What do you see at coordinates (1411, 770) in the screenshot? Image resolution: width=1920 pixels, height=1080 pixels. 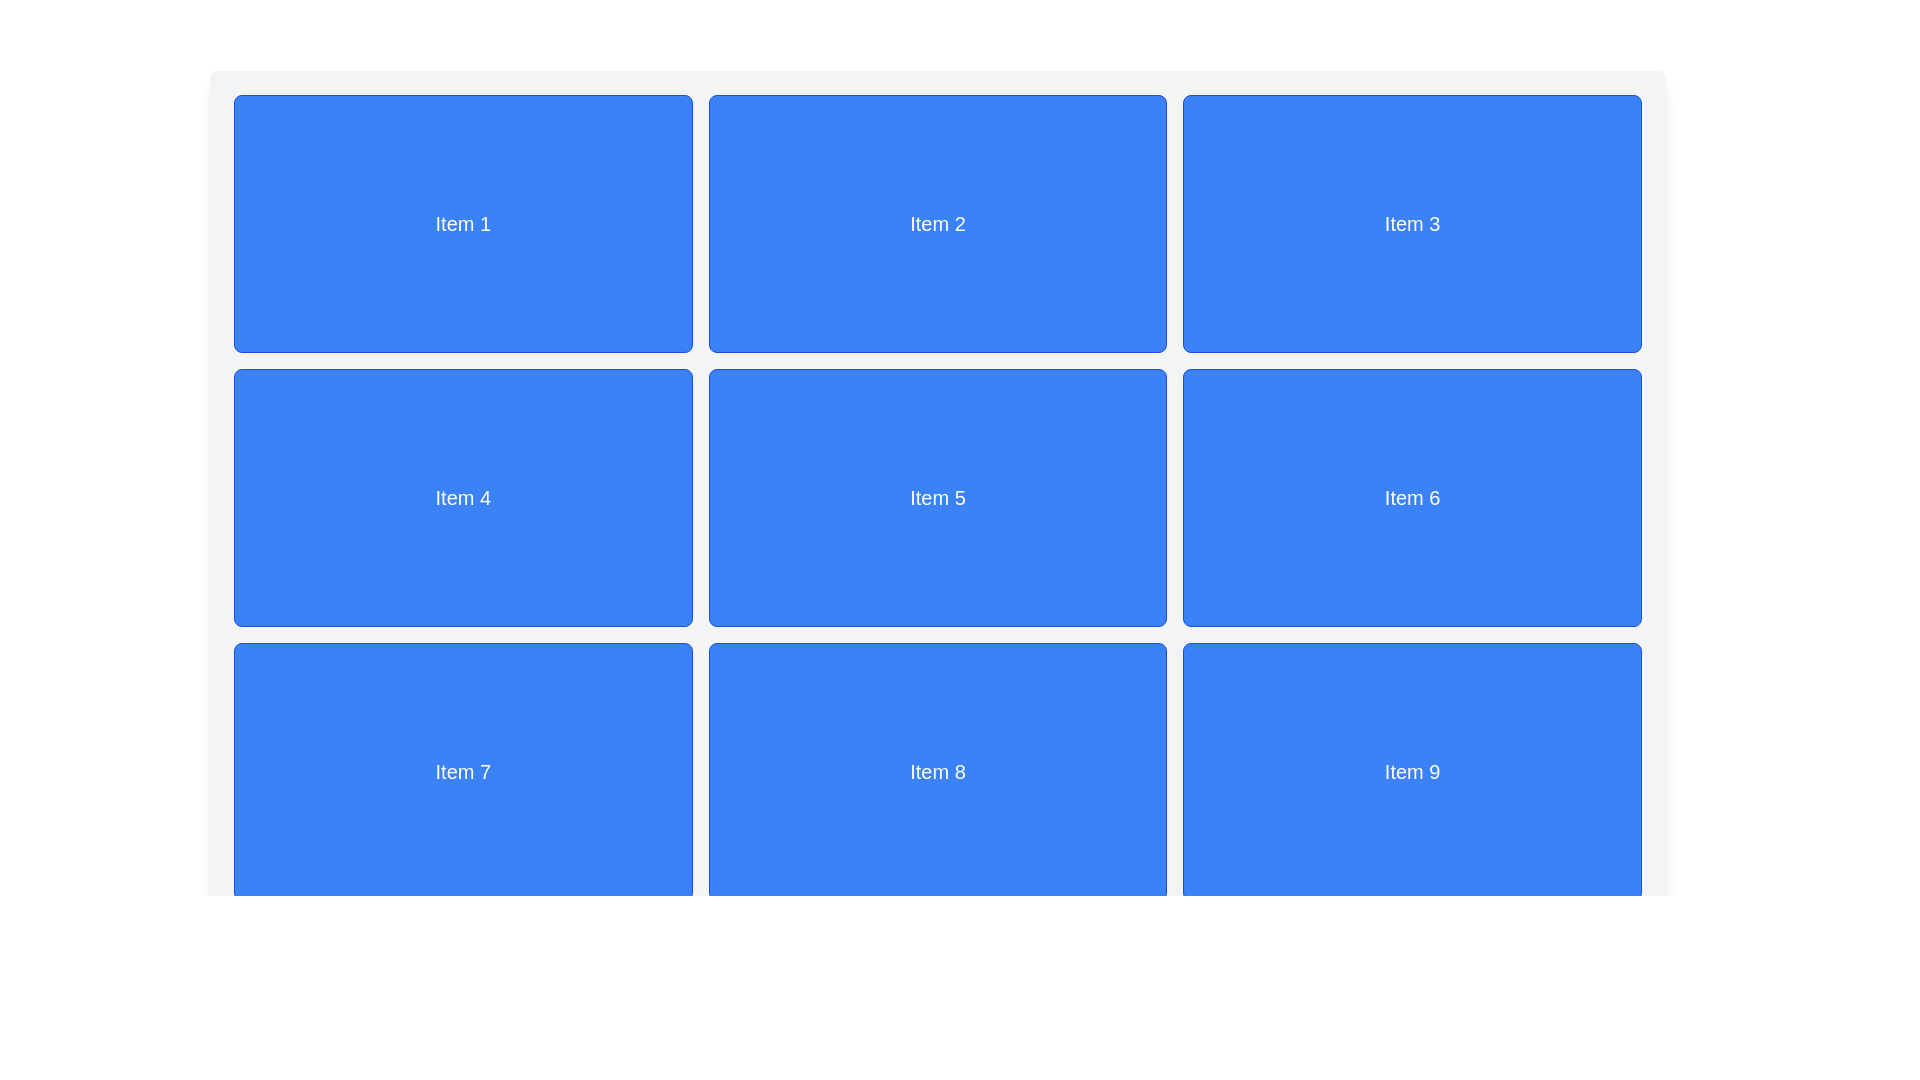 I see `the Grid item card with a vivid blue background containing the text 'Item 9' in bold white font, located at the bottom-right corner of the 3x3 grid layout` at bounding box center [1411, 770].